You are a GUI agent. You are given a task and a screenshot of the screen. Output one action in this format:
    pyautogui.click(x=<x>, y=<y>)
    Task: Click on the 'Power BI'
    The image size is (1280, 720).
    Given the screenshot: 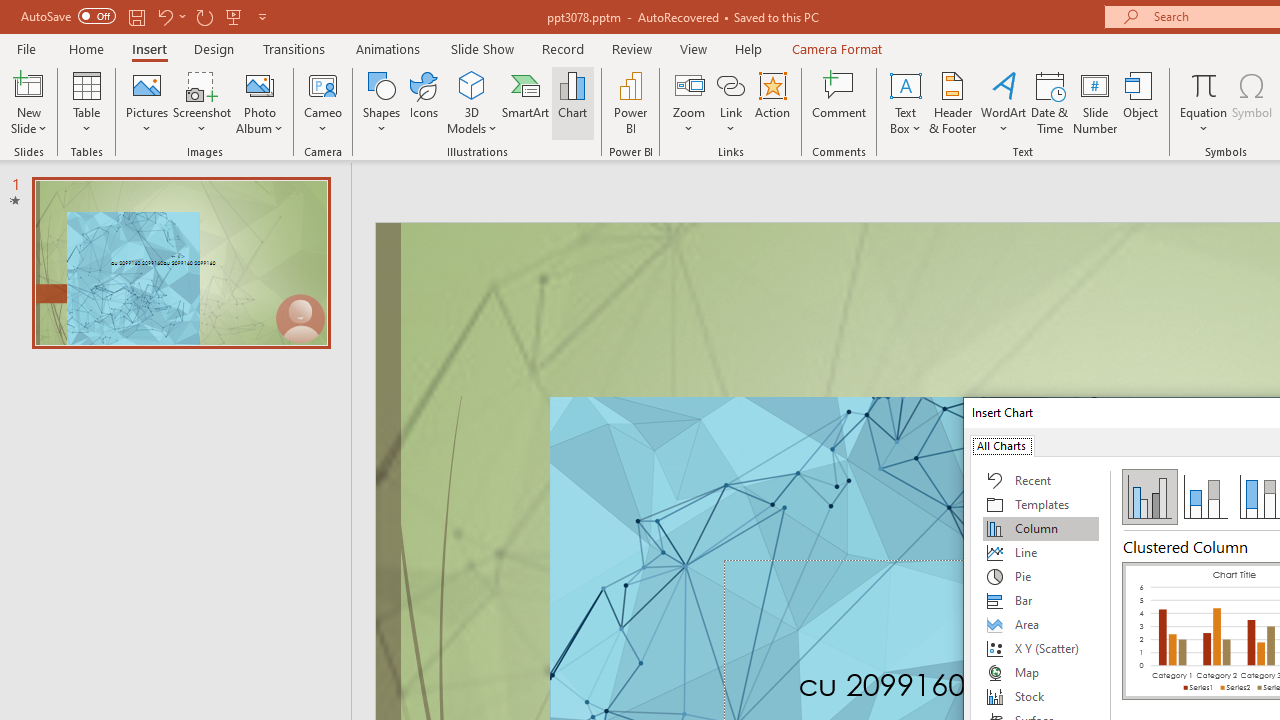 What is the action you would take?
    pyautogui.click(x=630, y=103)
    